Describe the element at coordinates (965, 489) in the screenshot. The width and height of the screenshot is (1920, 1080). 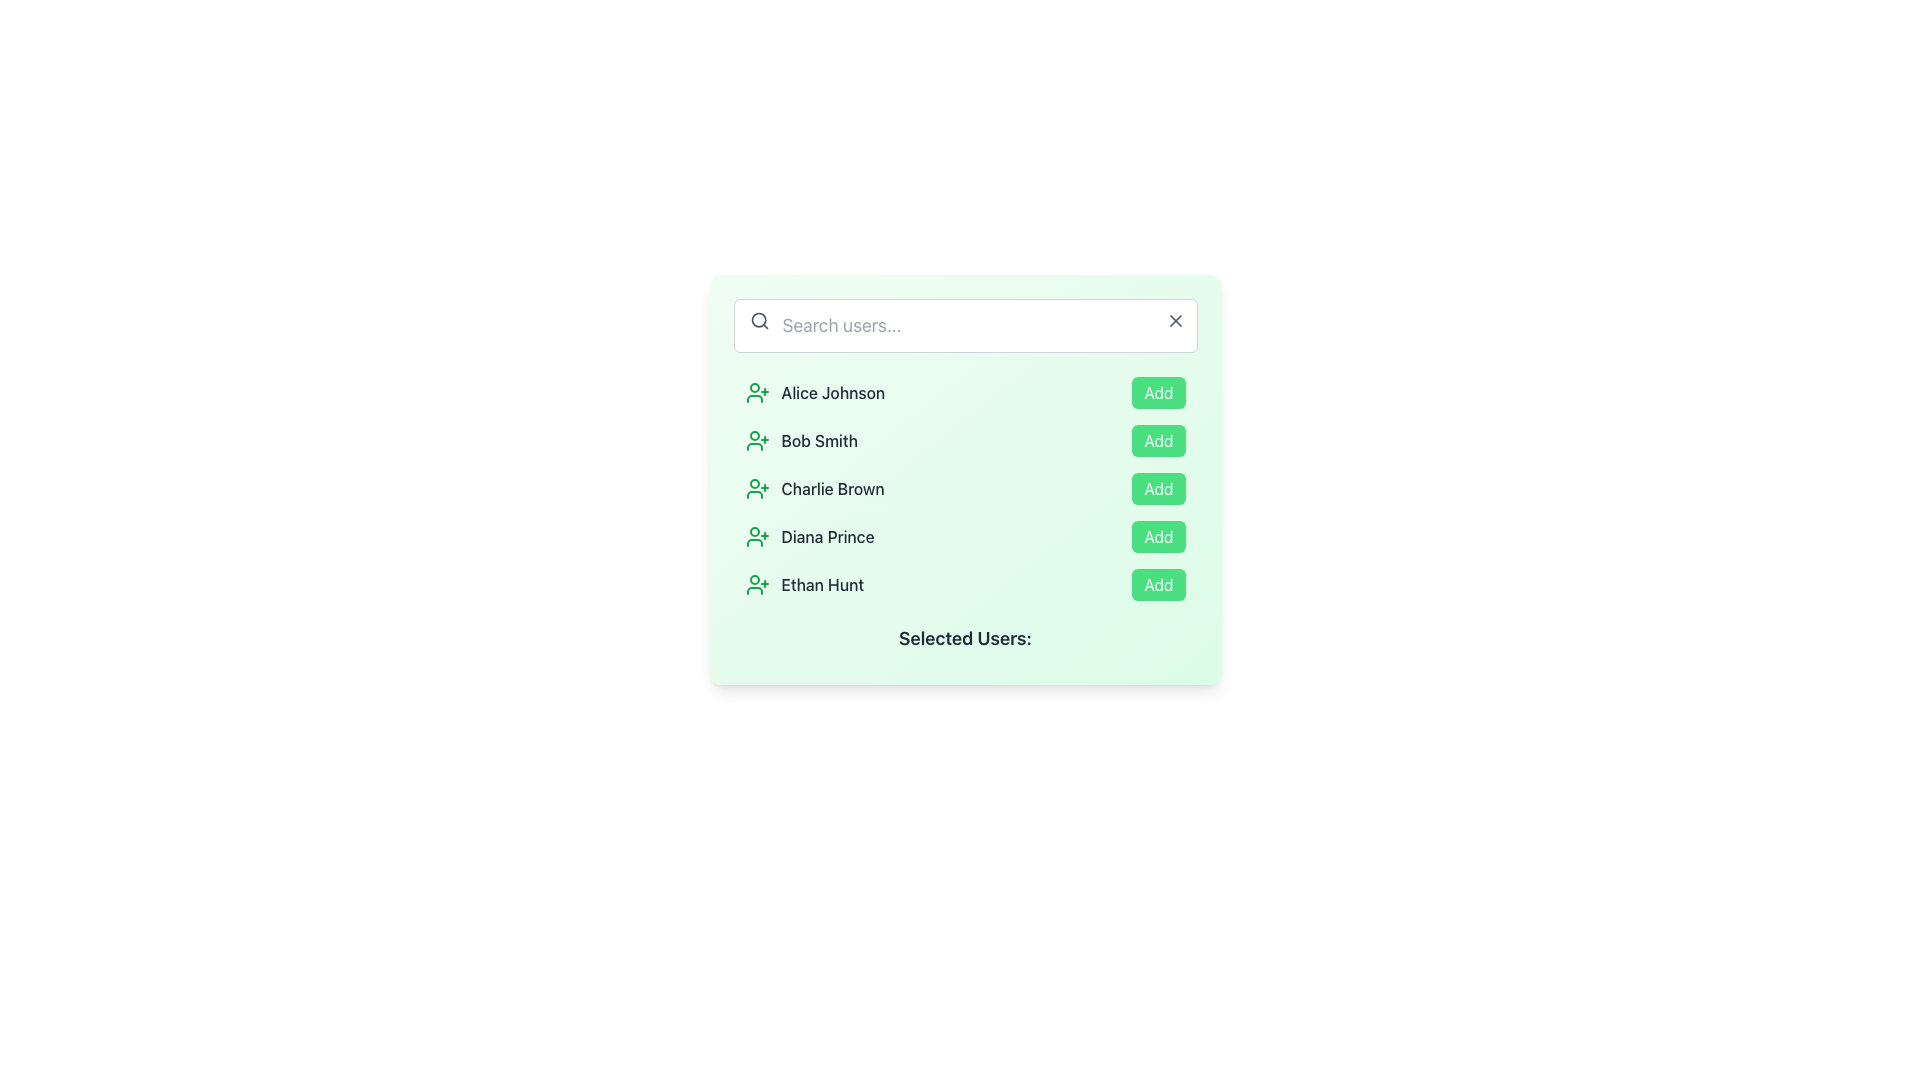
I see `the third row representing user 'Charlie Brown' for possible navigation by moving the cursor to its center point` at that location.